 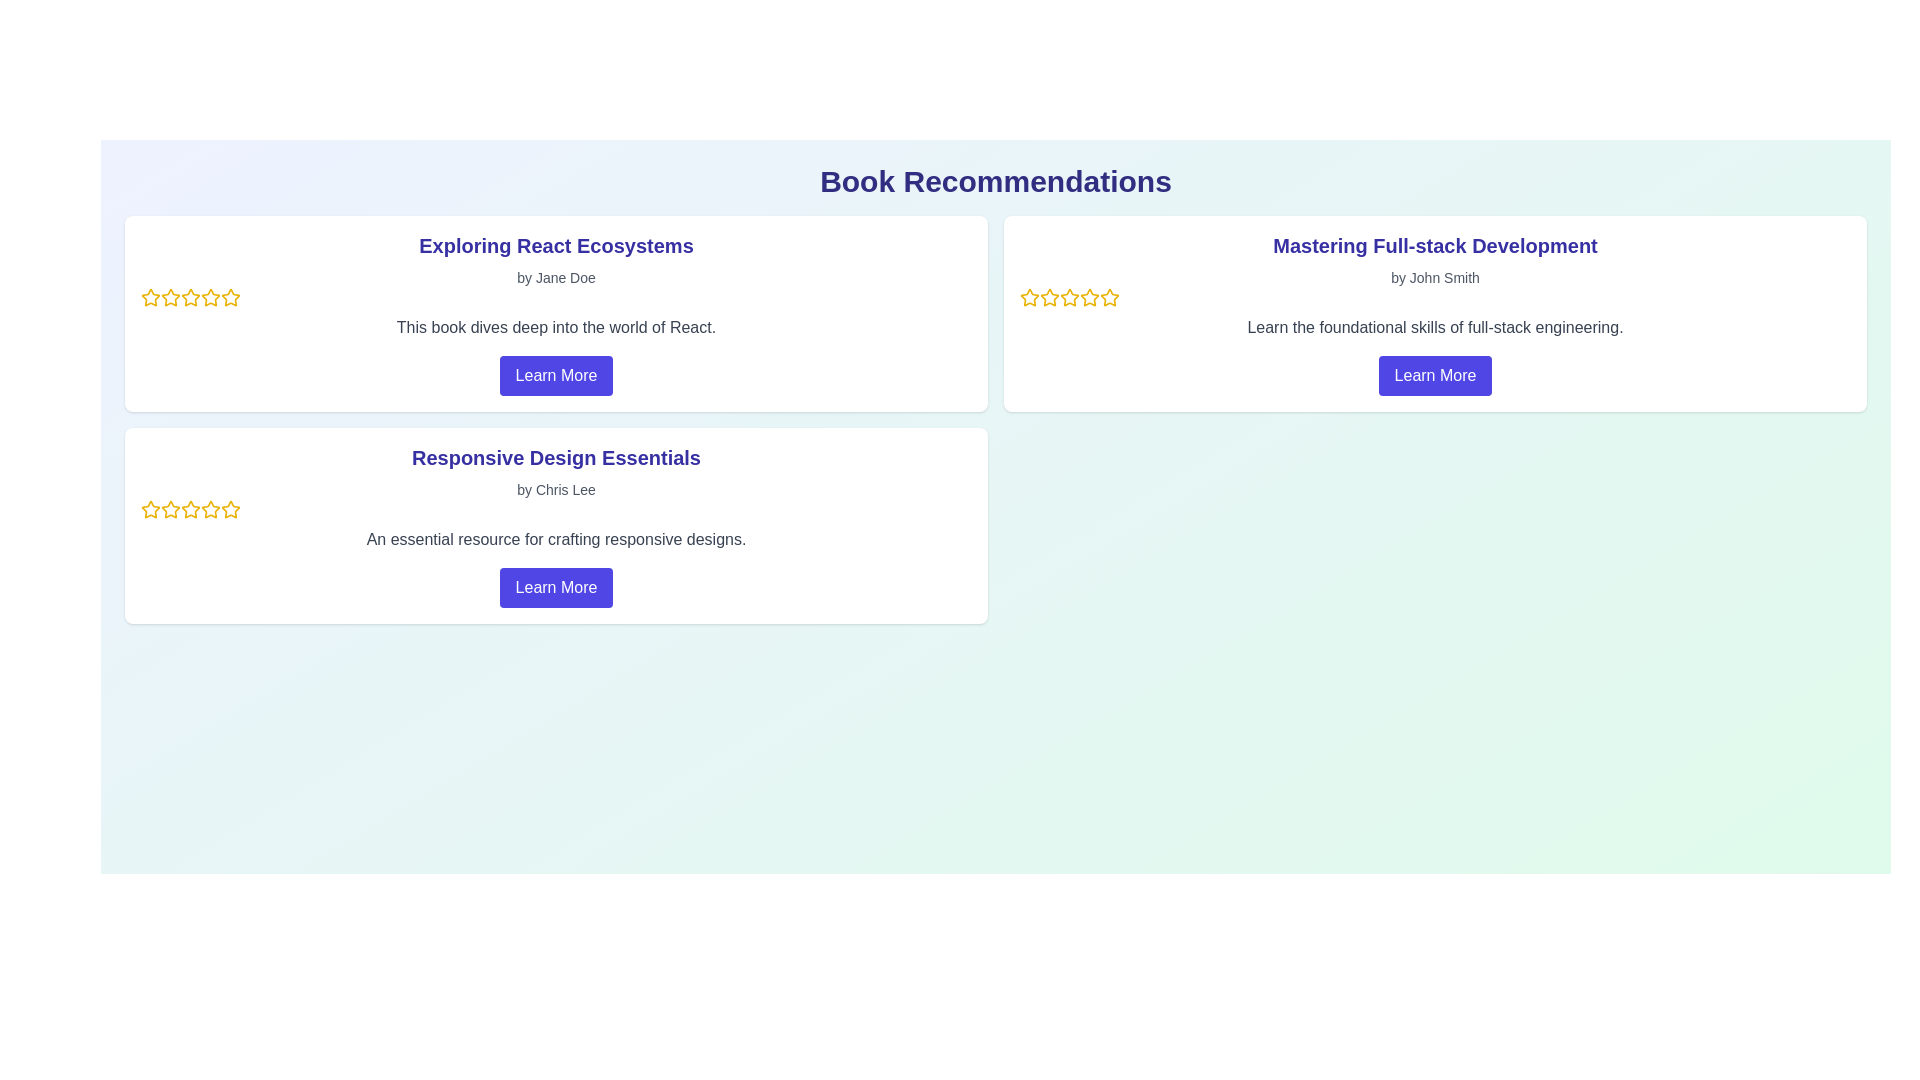 I want to click on the third star-shaped icon in the rating system under the title 'Exploring React Ecosystems' to rate it, so click(x=171, y=297).